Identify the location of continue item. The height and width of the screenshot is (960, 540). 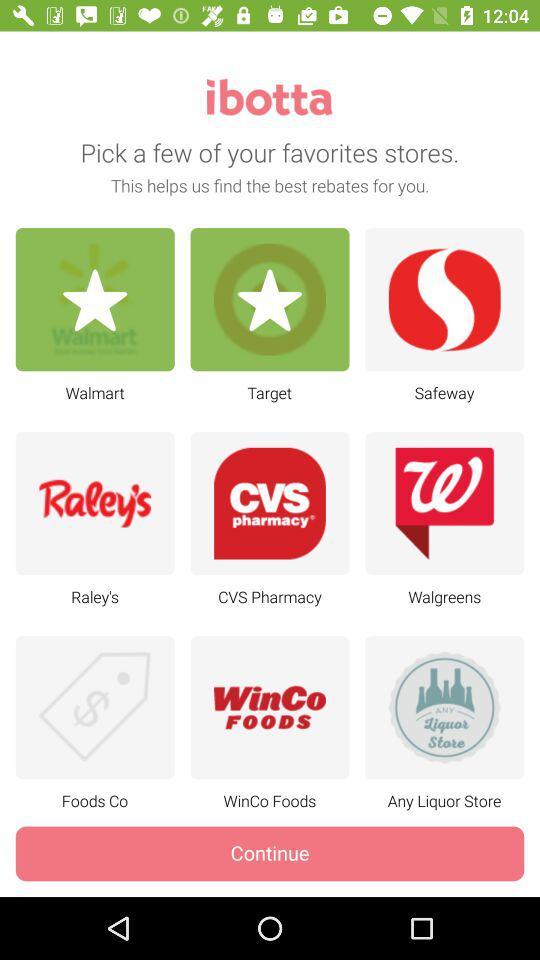
(270, 852).